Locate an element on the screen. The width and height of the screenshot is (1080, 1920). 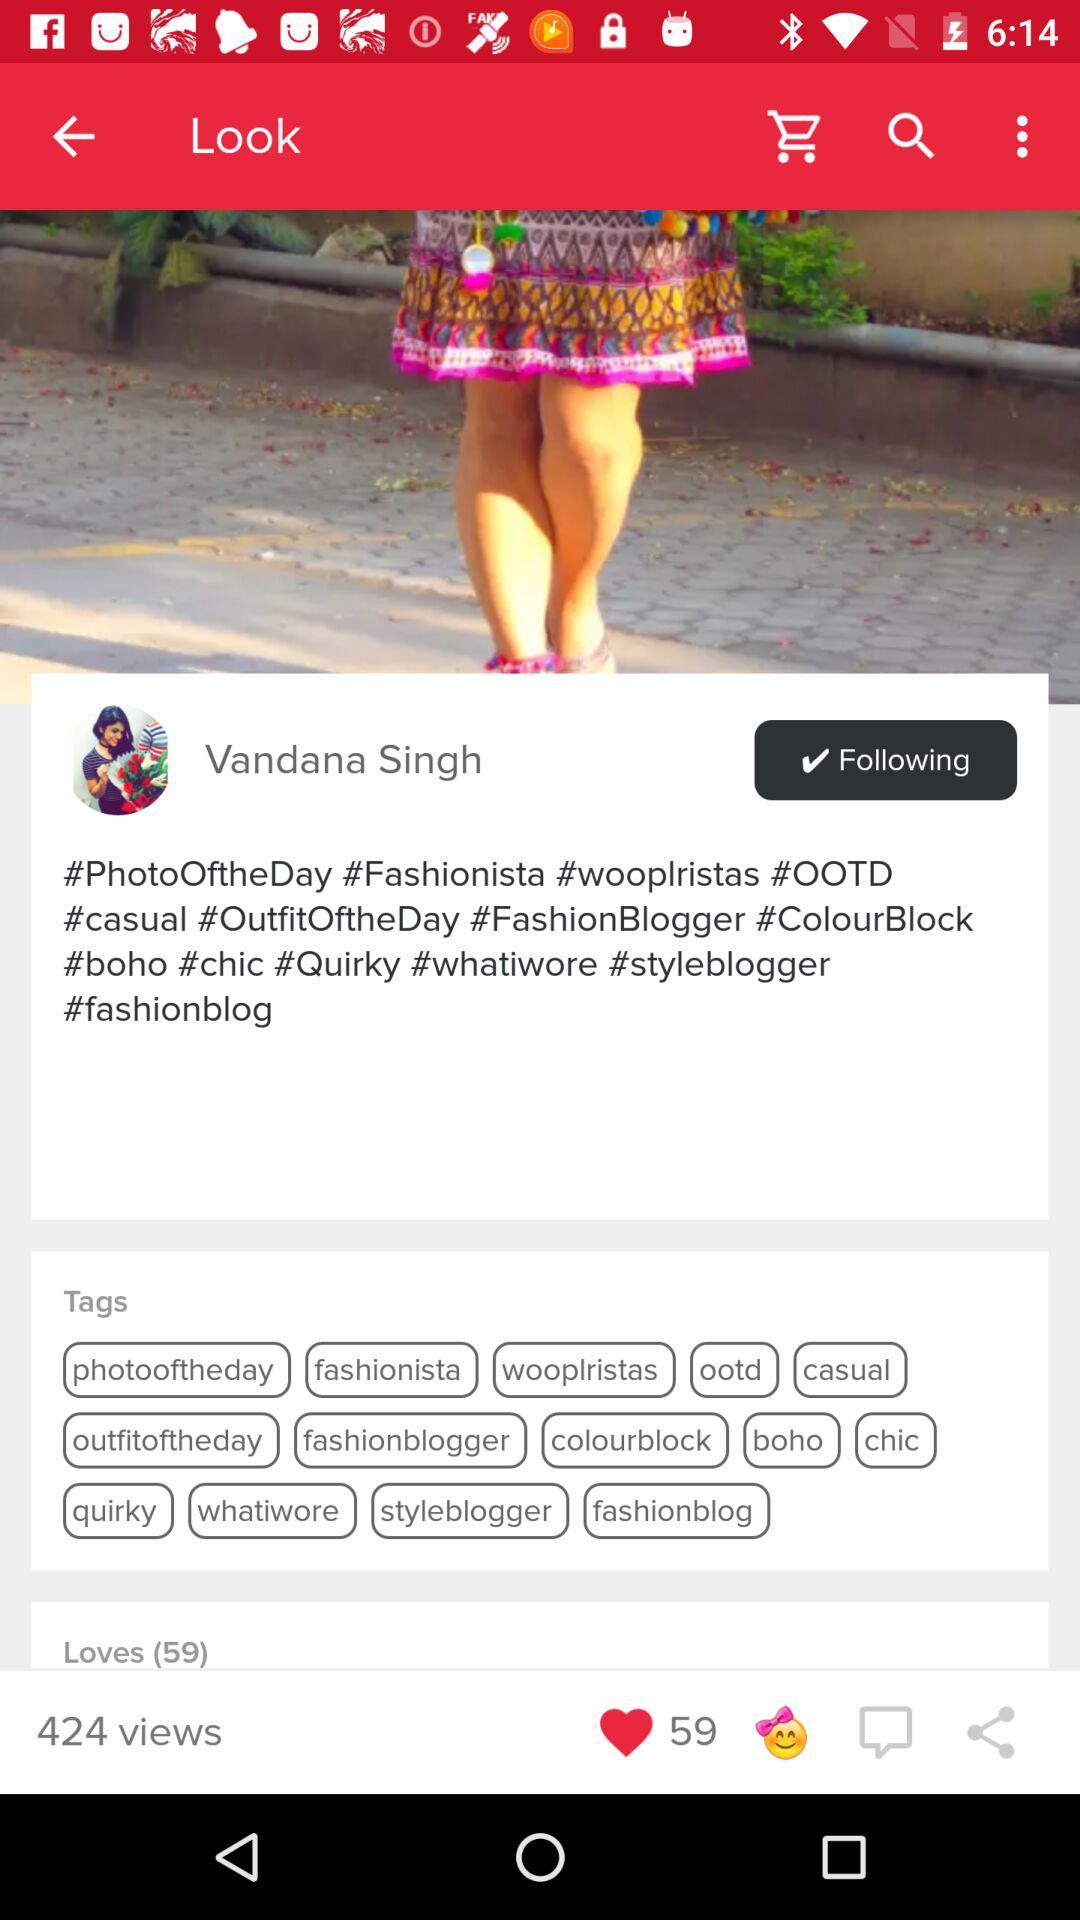
like button is located at coordinates (625, 1731).